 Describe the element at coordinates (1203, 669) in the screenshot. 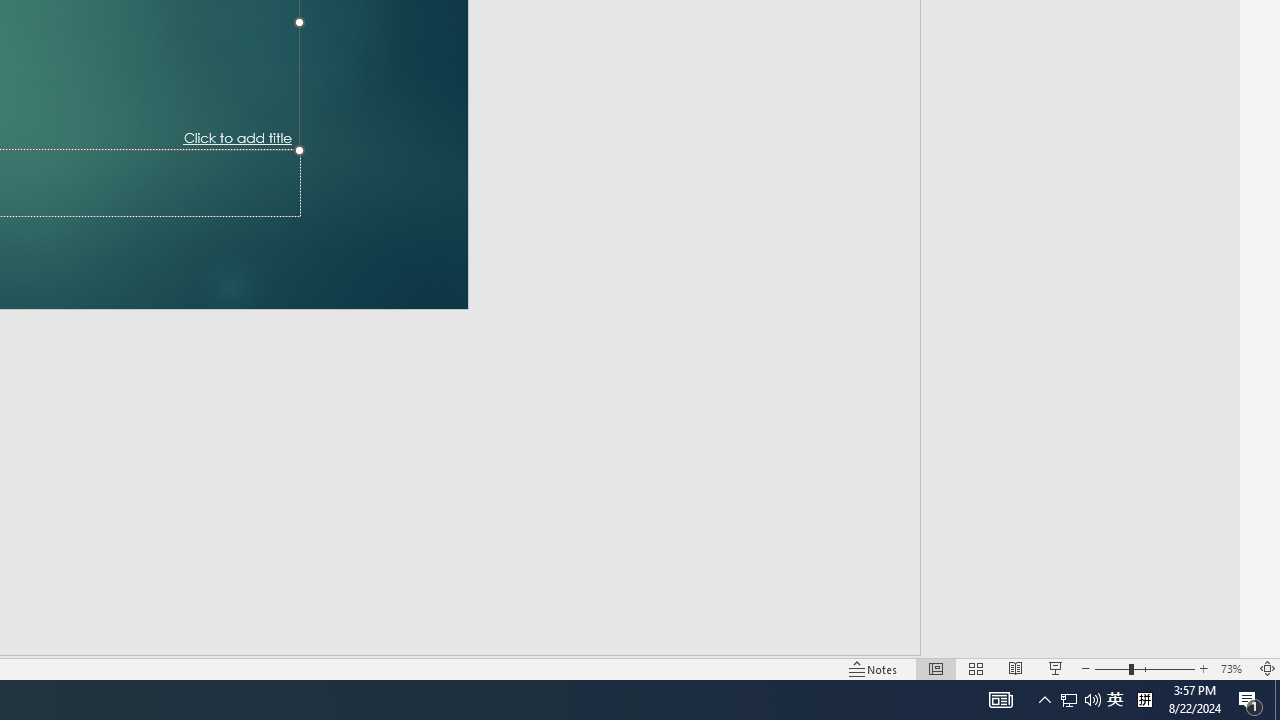

I see `'Zoom In'` at that location.